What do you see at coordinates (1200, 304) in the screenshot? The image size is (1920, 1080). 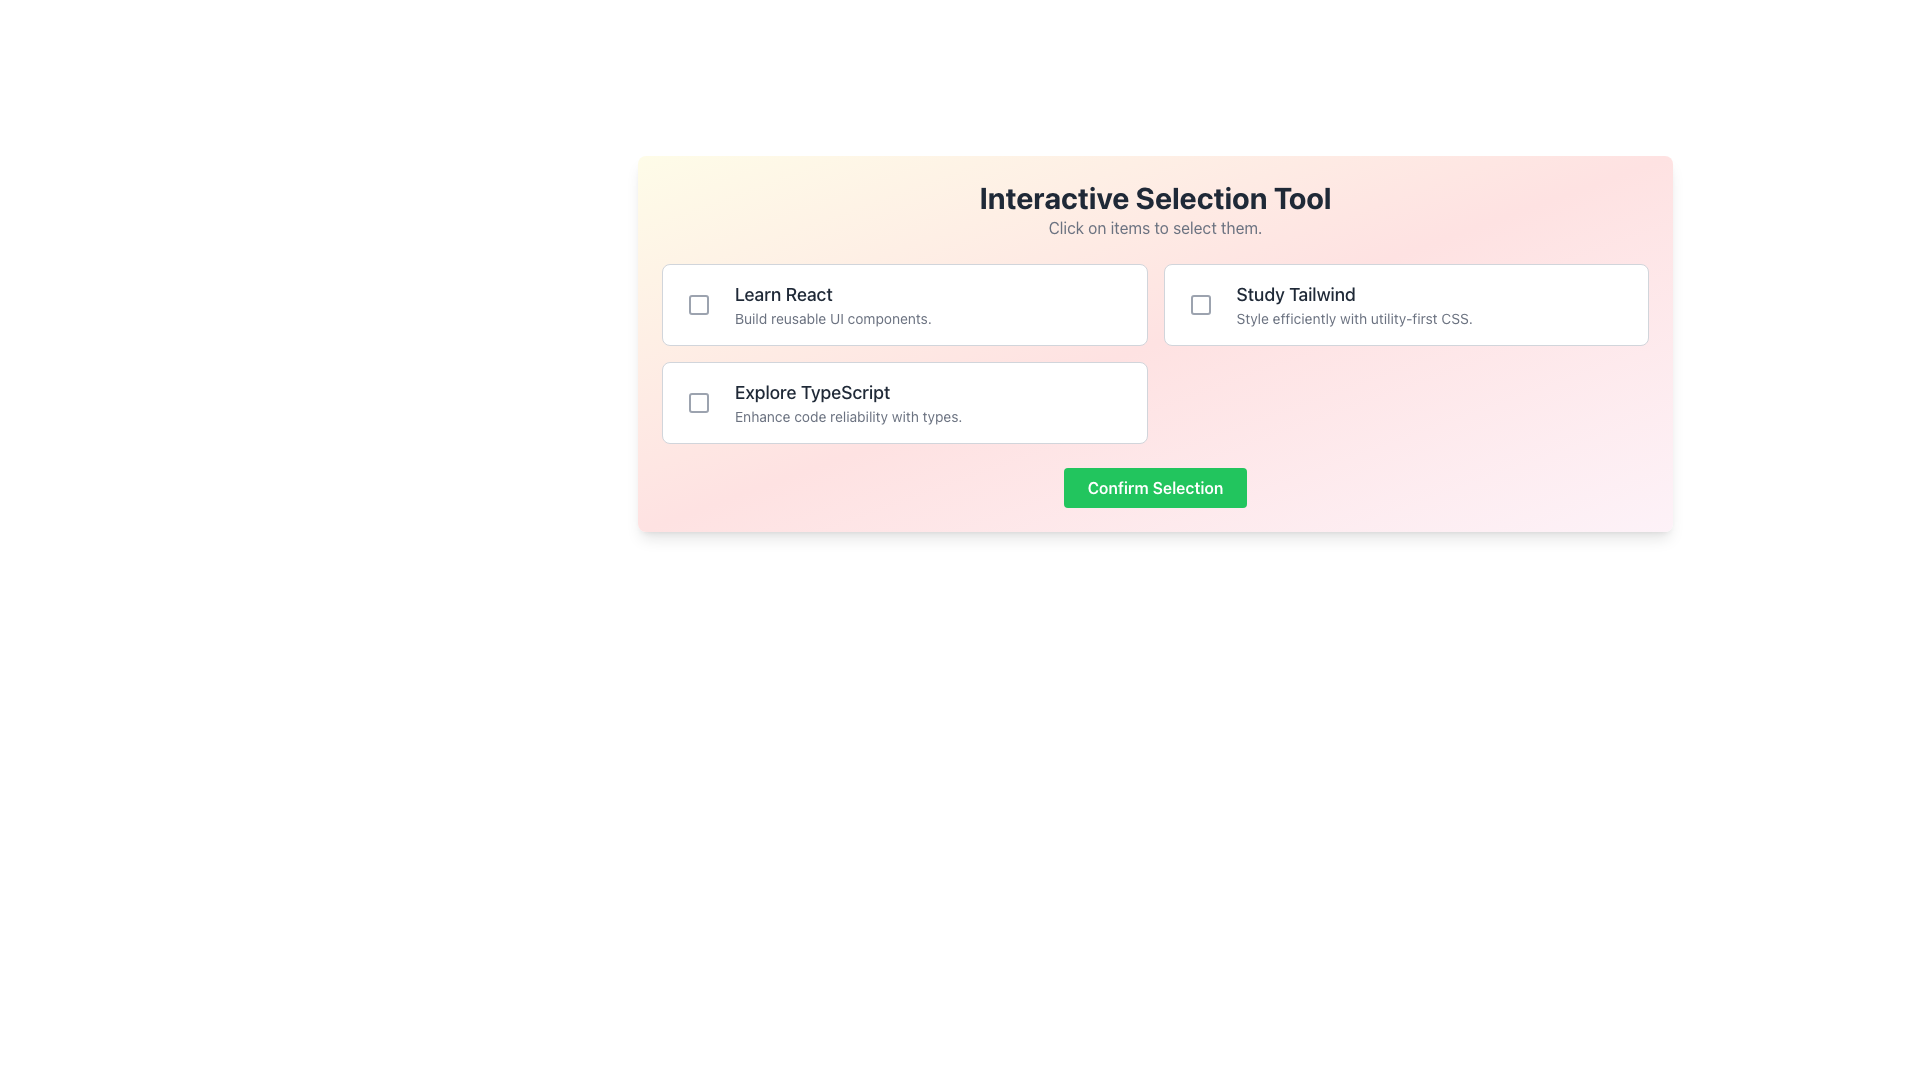 I see `the checkbox located in the top-left corner of the 'Study Tailwind' item box` at bounding box center [1200, 304].